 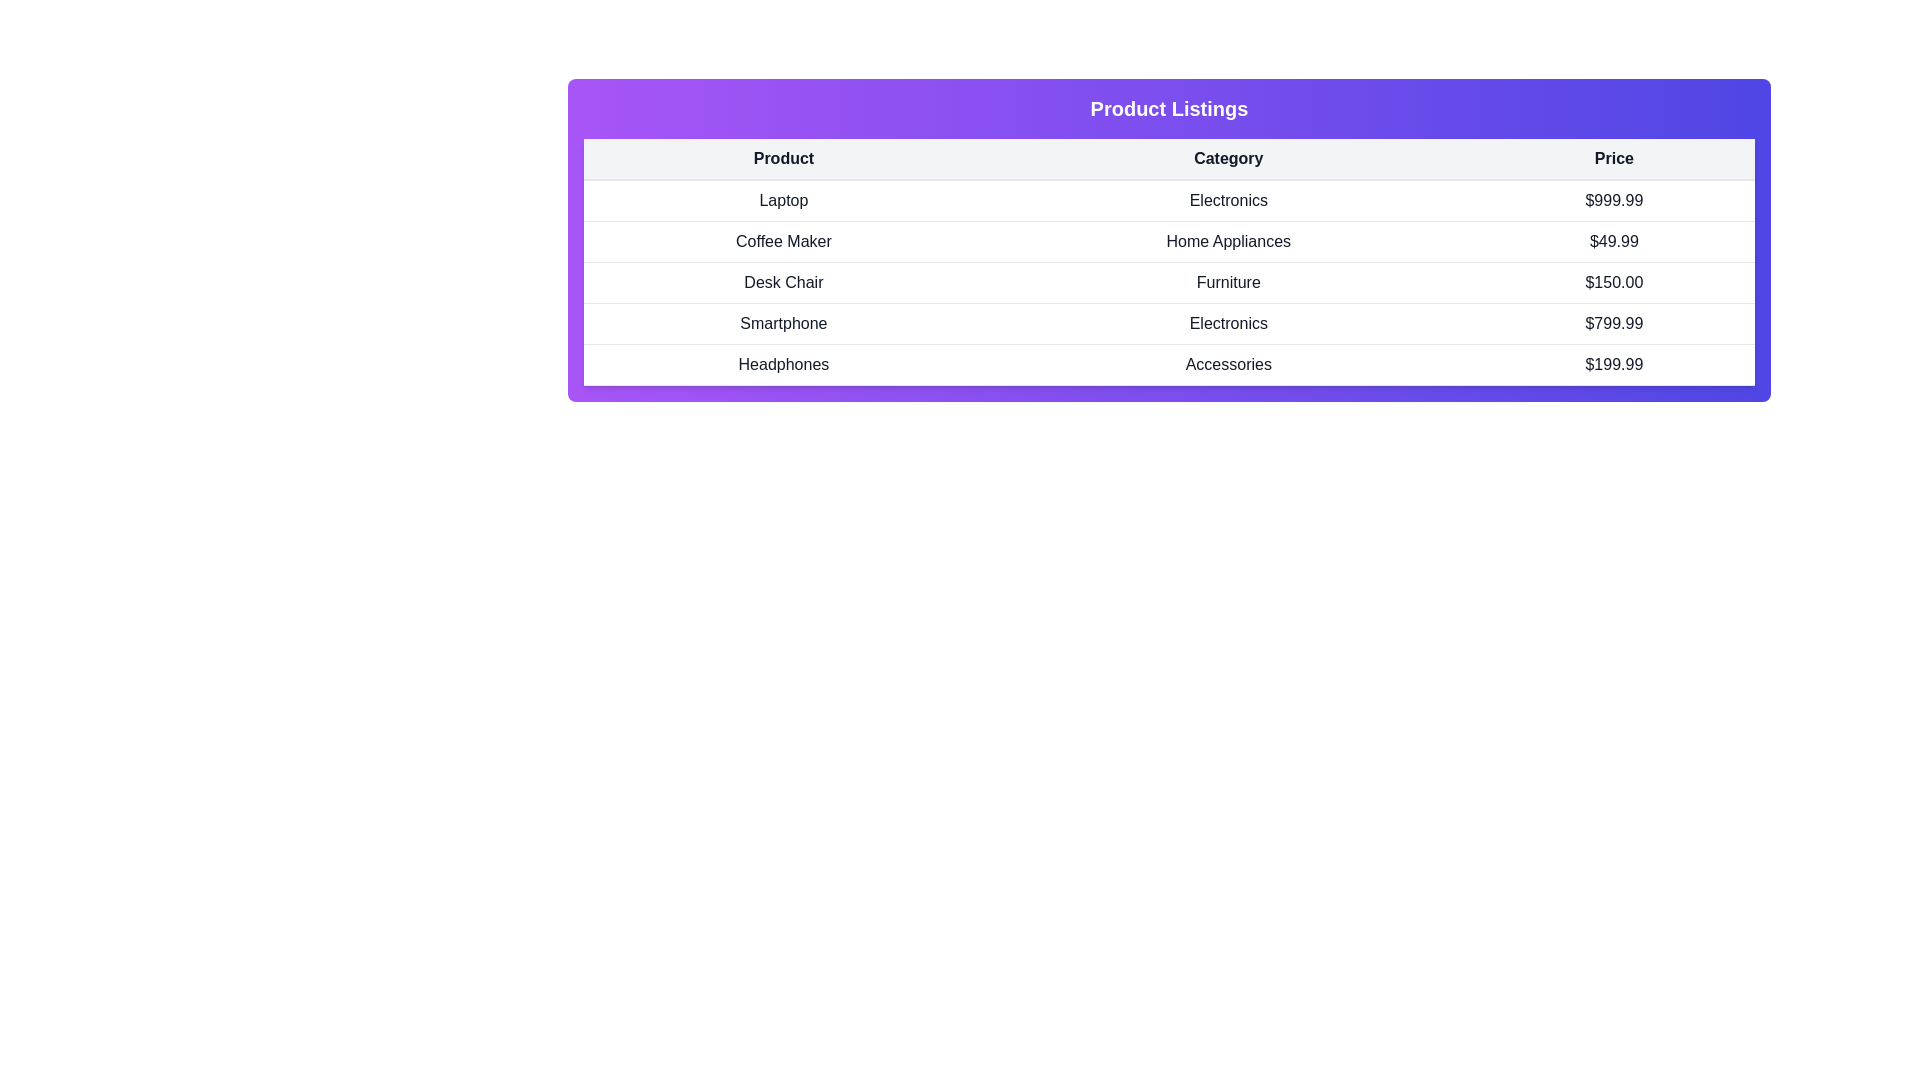 I want to click on the 'Desk Chair' text label in the 'Product' column of the third row in the table, which is displayed in a clean and uniform style, so click(x=782, y=282).